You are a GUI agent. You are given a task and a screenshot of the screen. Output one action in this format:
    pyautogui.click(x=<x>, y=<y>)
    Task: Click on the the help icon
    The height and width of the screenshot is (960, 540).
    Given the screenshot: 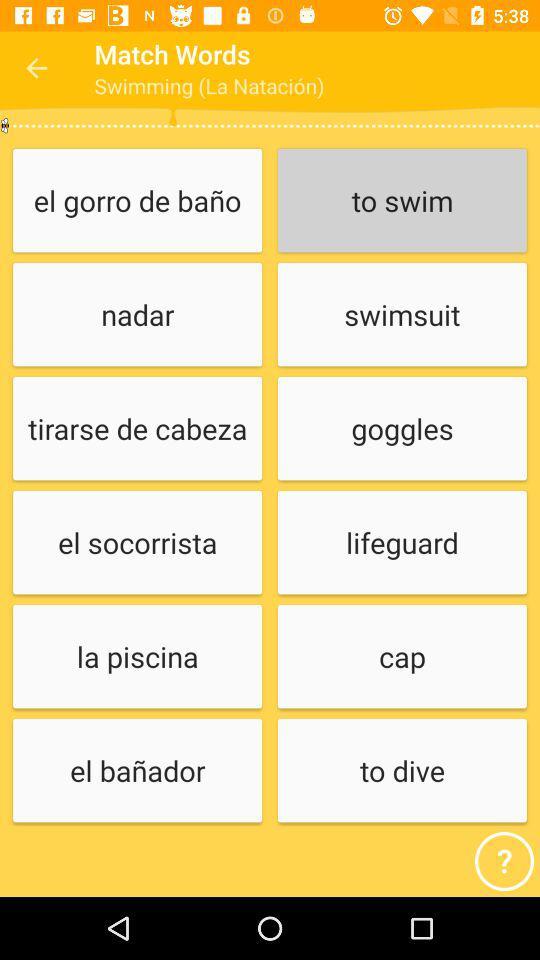 What is the action you would take?
    pyautogui.click(x=503, y=860)
    